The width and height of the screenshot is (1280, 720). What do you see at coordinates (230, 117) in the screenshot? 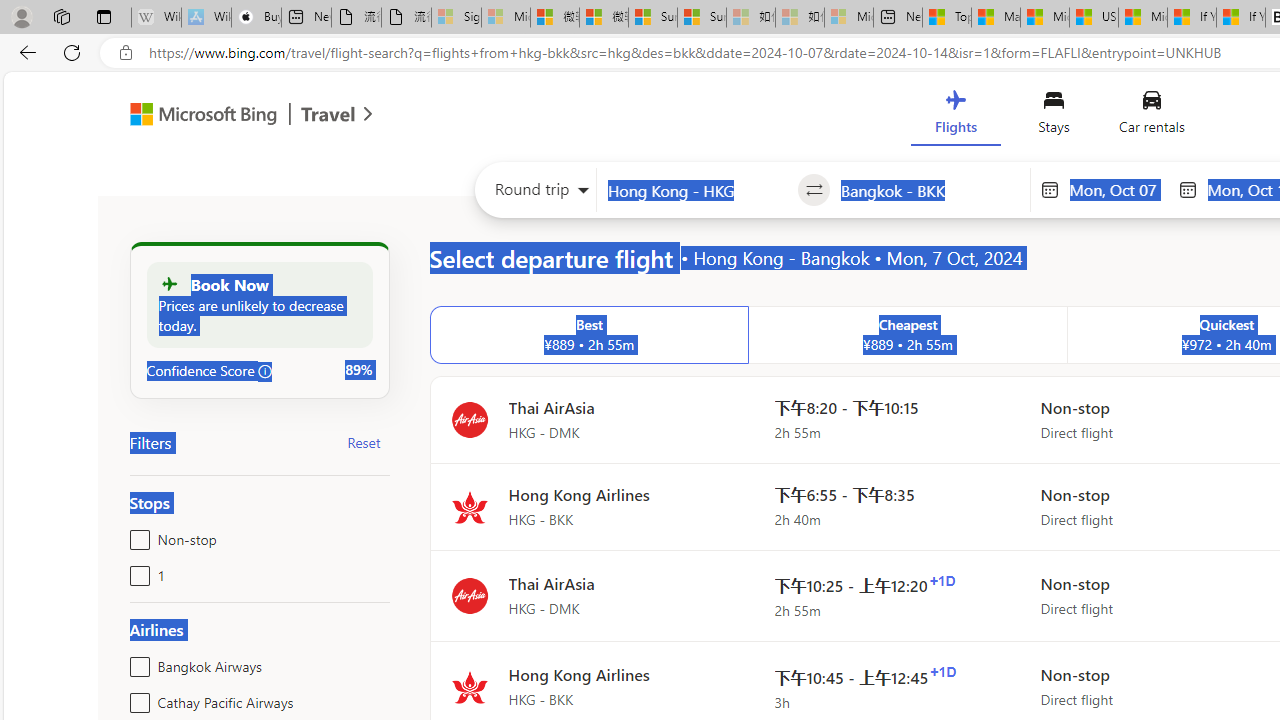
I see `'Microsoft Bing Travel'` at bounding box center [230, 117].